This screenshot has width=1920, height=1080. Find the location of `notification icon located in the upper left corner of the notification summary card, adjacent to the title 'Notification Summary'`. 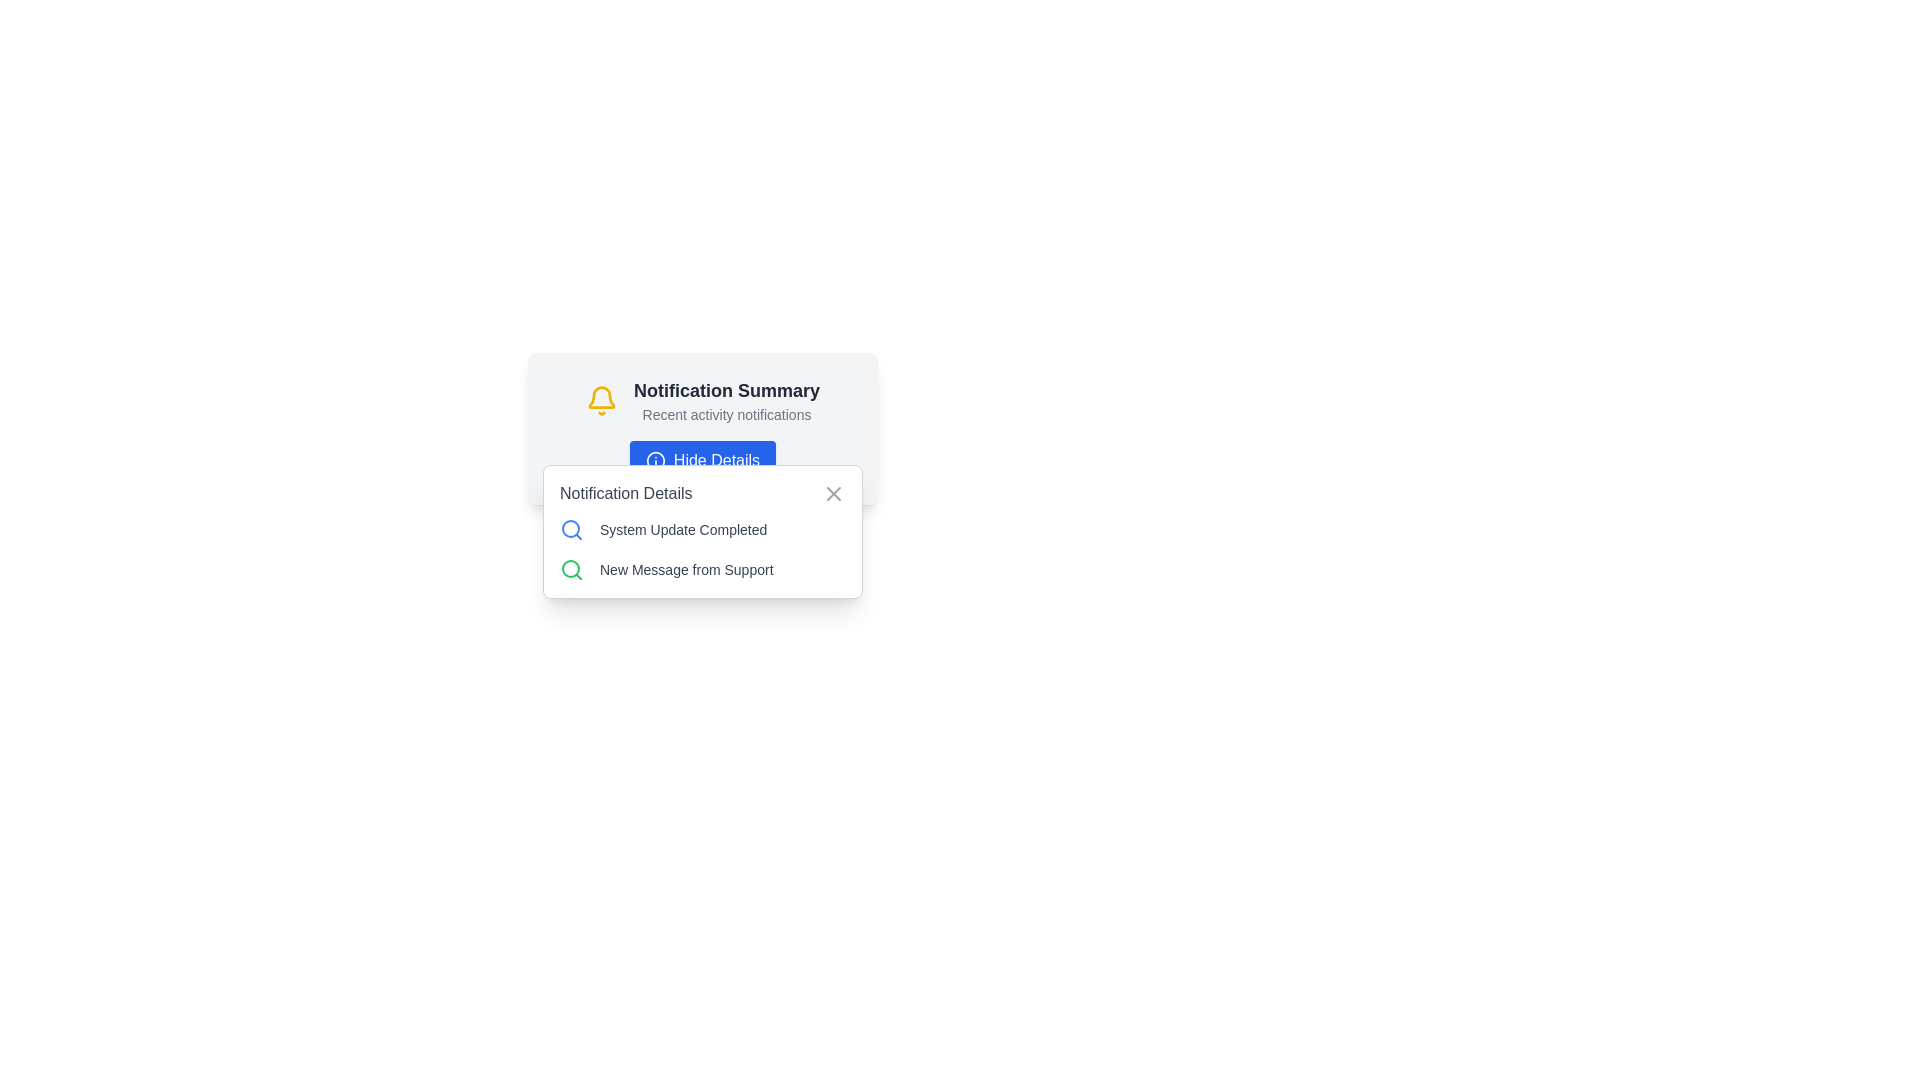

notification icon located in the upper left corner of the notification summary card, adjacent to the title 'Notification Summary' is located at coordinates (600, 401).